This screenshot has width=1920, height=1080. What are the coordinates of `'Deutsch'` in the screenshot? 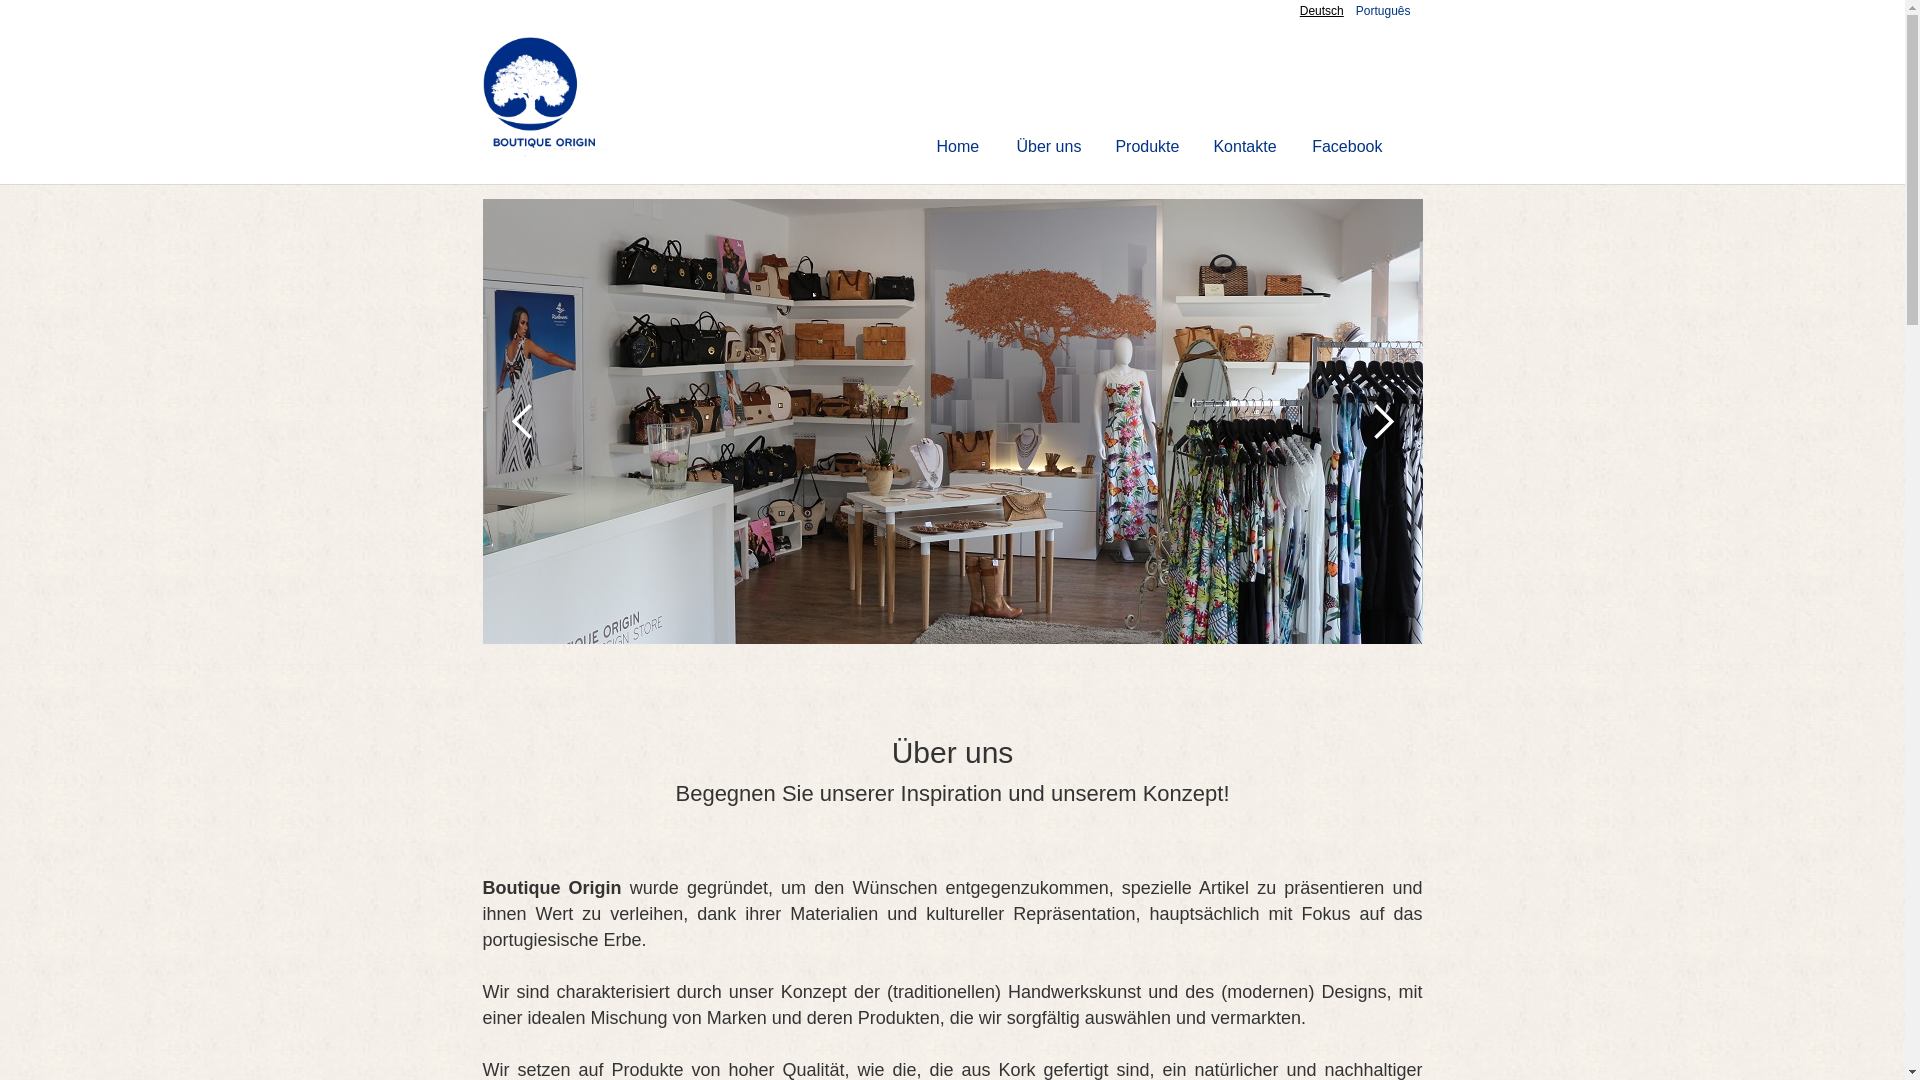 It's located at (1300, 11).